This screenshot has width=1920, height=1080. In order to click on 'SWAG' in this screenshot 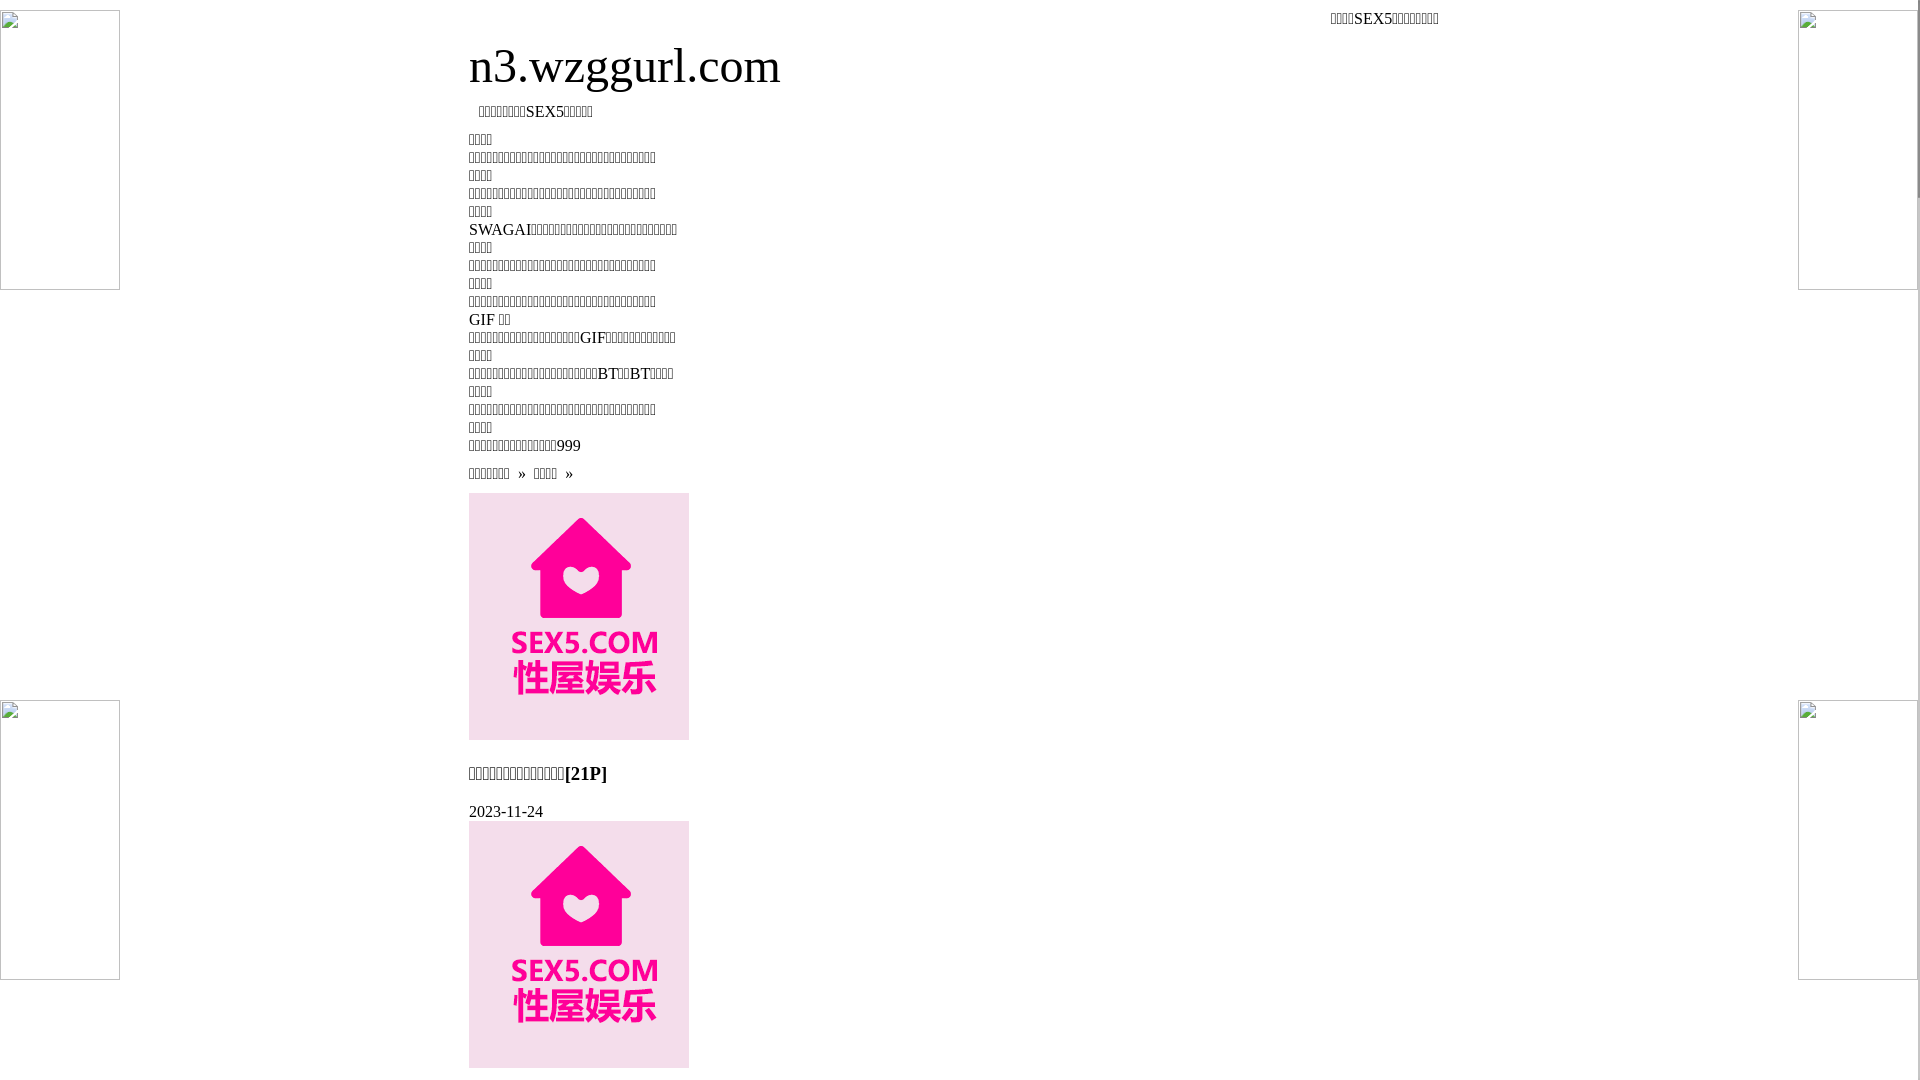, I will do `click(491, 228)`.